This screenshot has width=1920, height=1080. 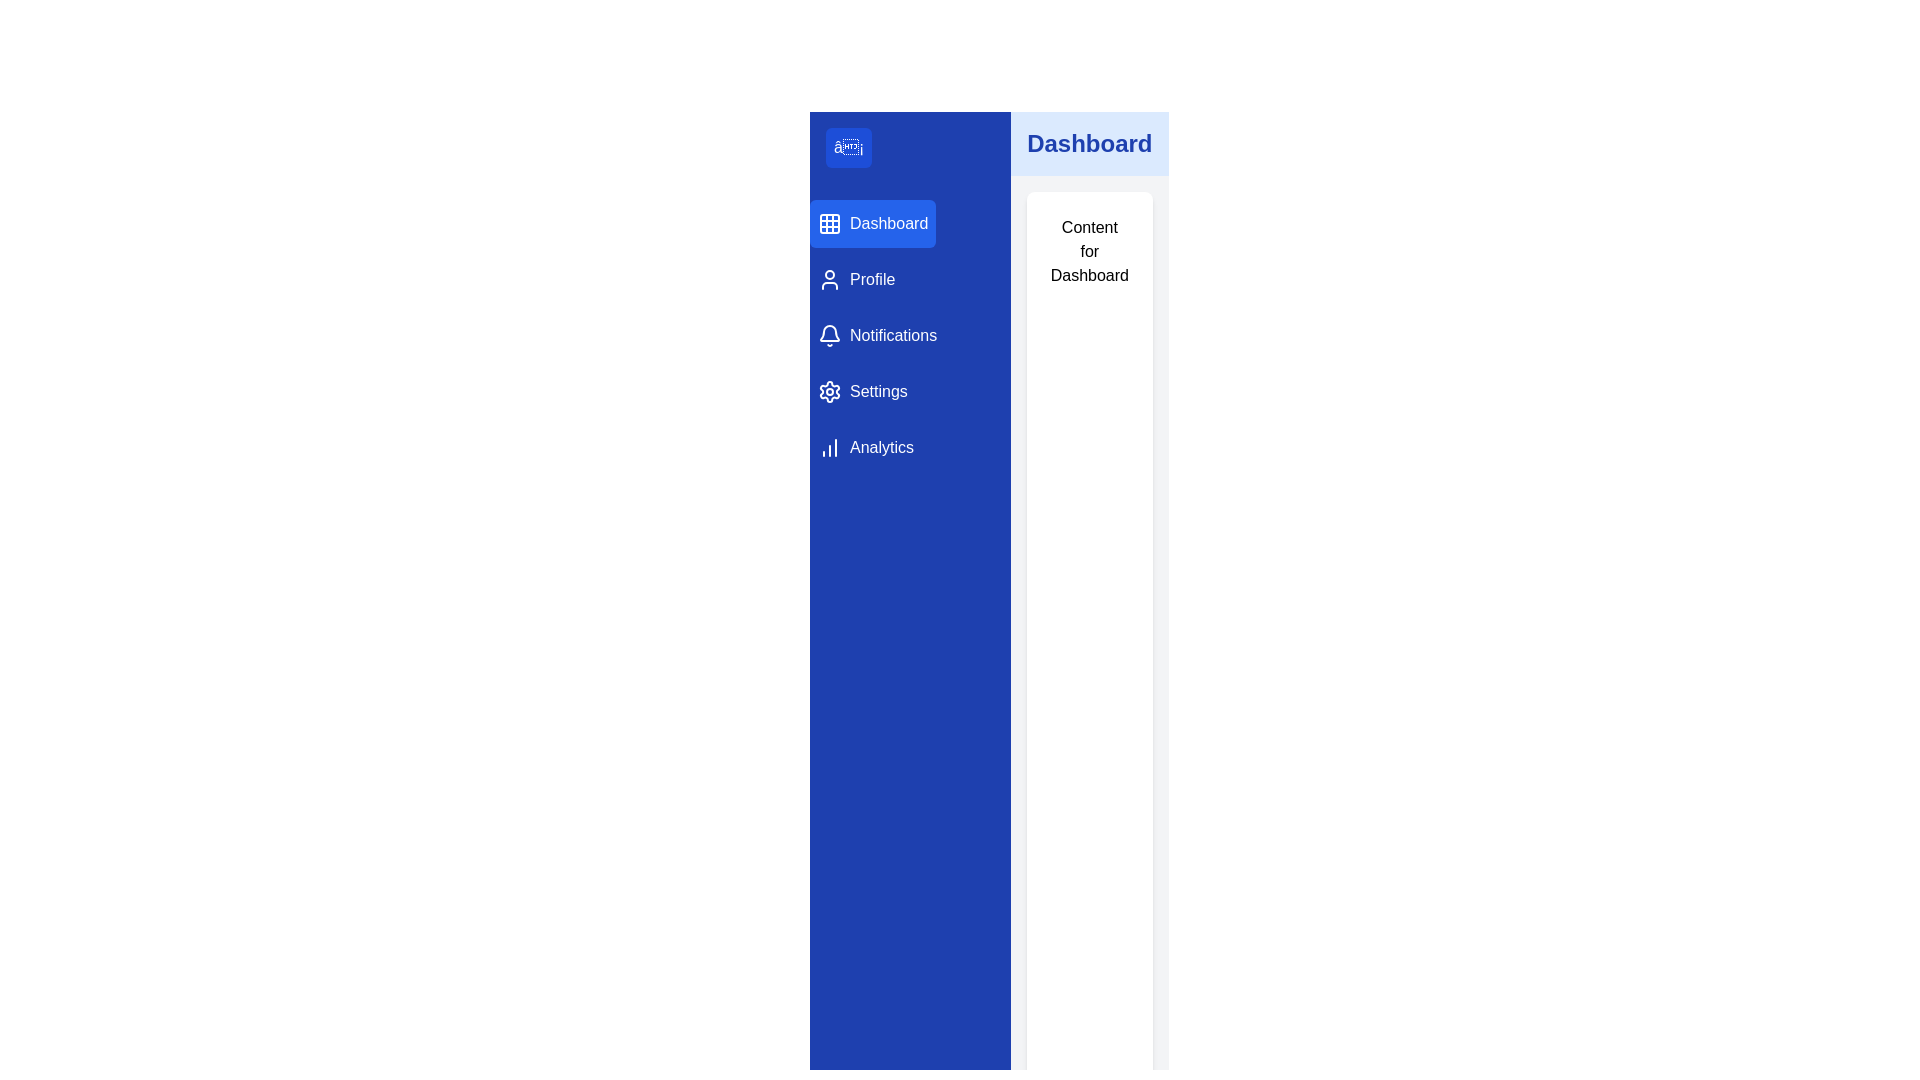 I want to click on the column chart icon with three vertical bars of varying heights on the left navigation panel, located to the left of the 'Analytics' text label, so click(x=830, y=446).